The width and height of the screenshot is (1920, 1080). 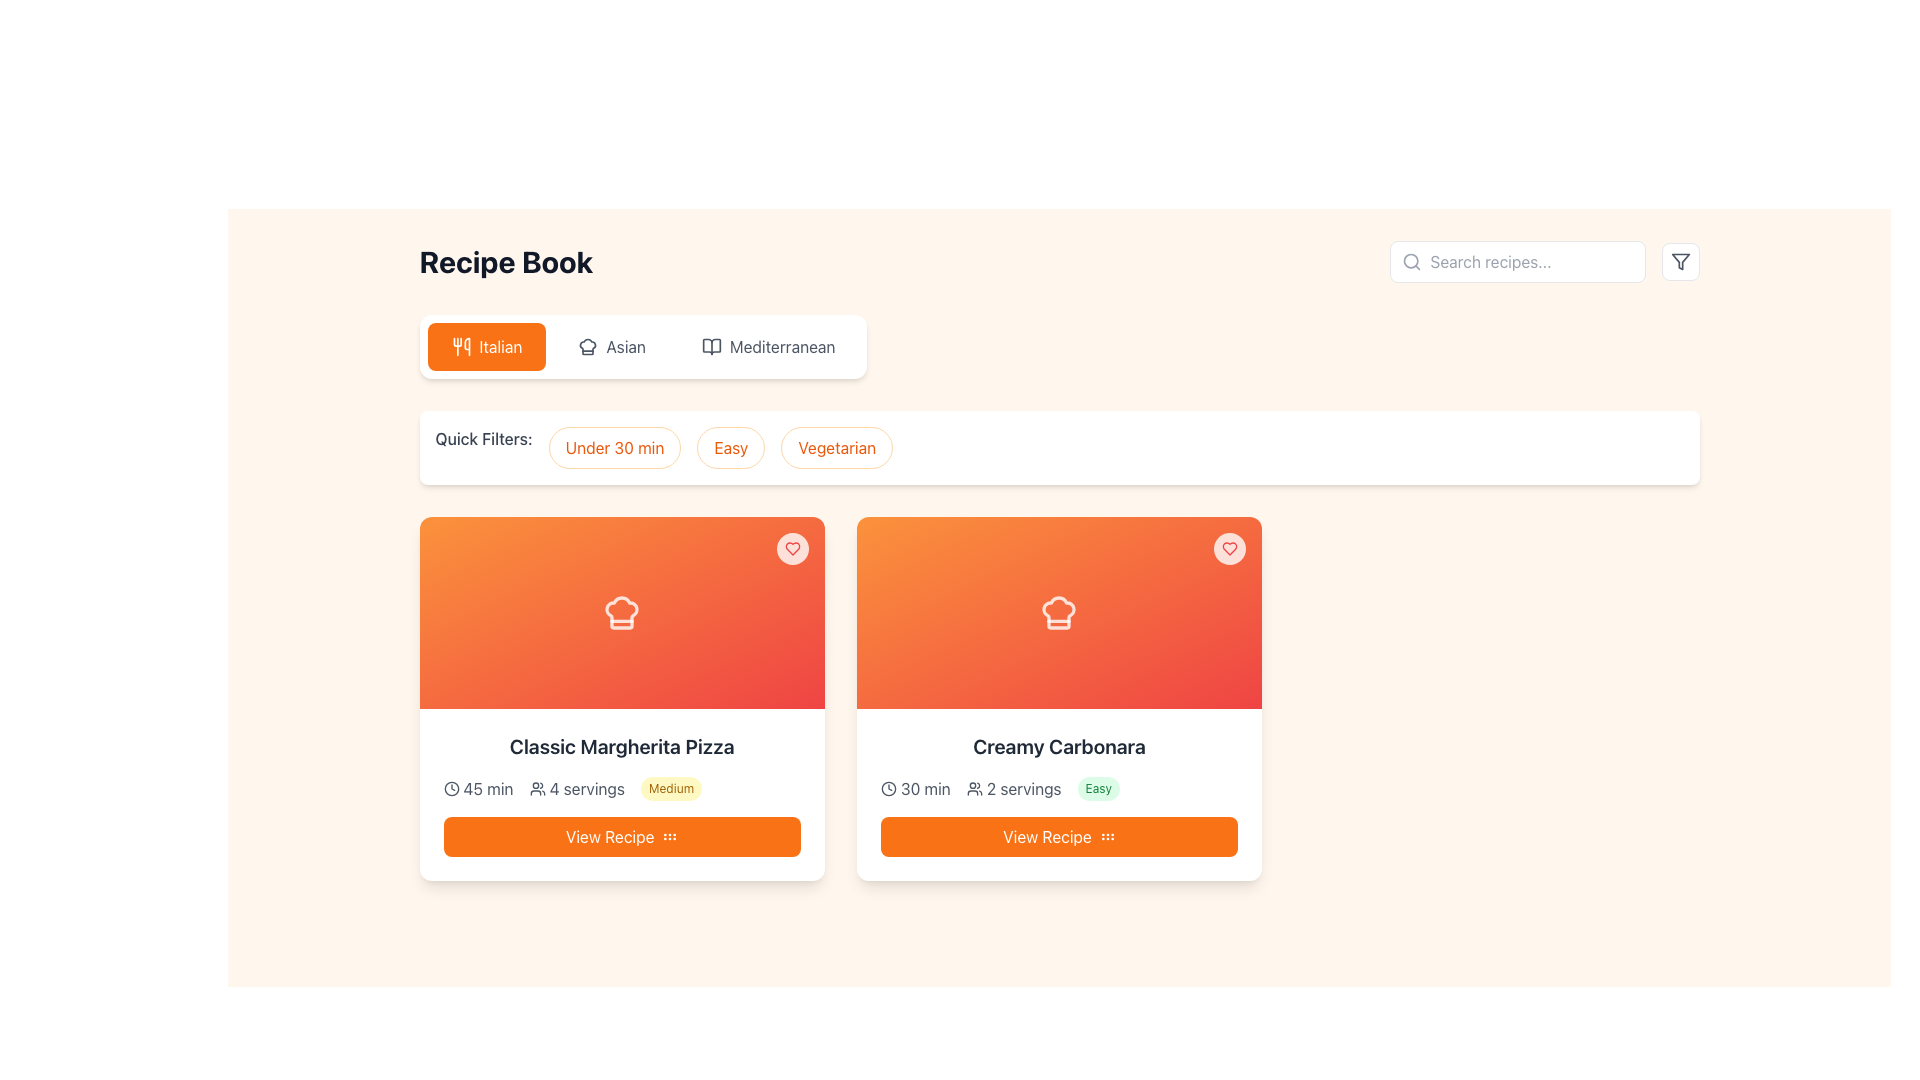 I want to click on the rectangular button with a bold orange background and white text 'View Recipe' located at the bottom center of the 'Creamy Carbonara' recipe card, so click(x=1058, y=837).